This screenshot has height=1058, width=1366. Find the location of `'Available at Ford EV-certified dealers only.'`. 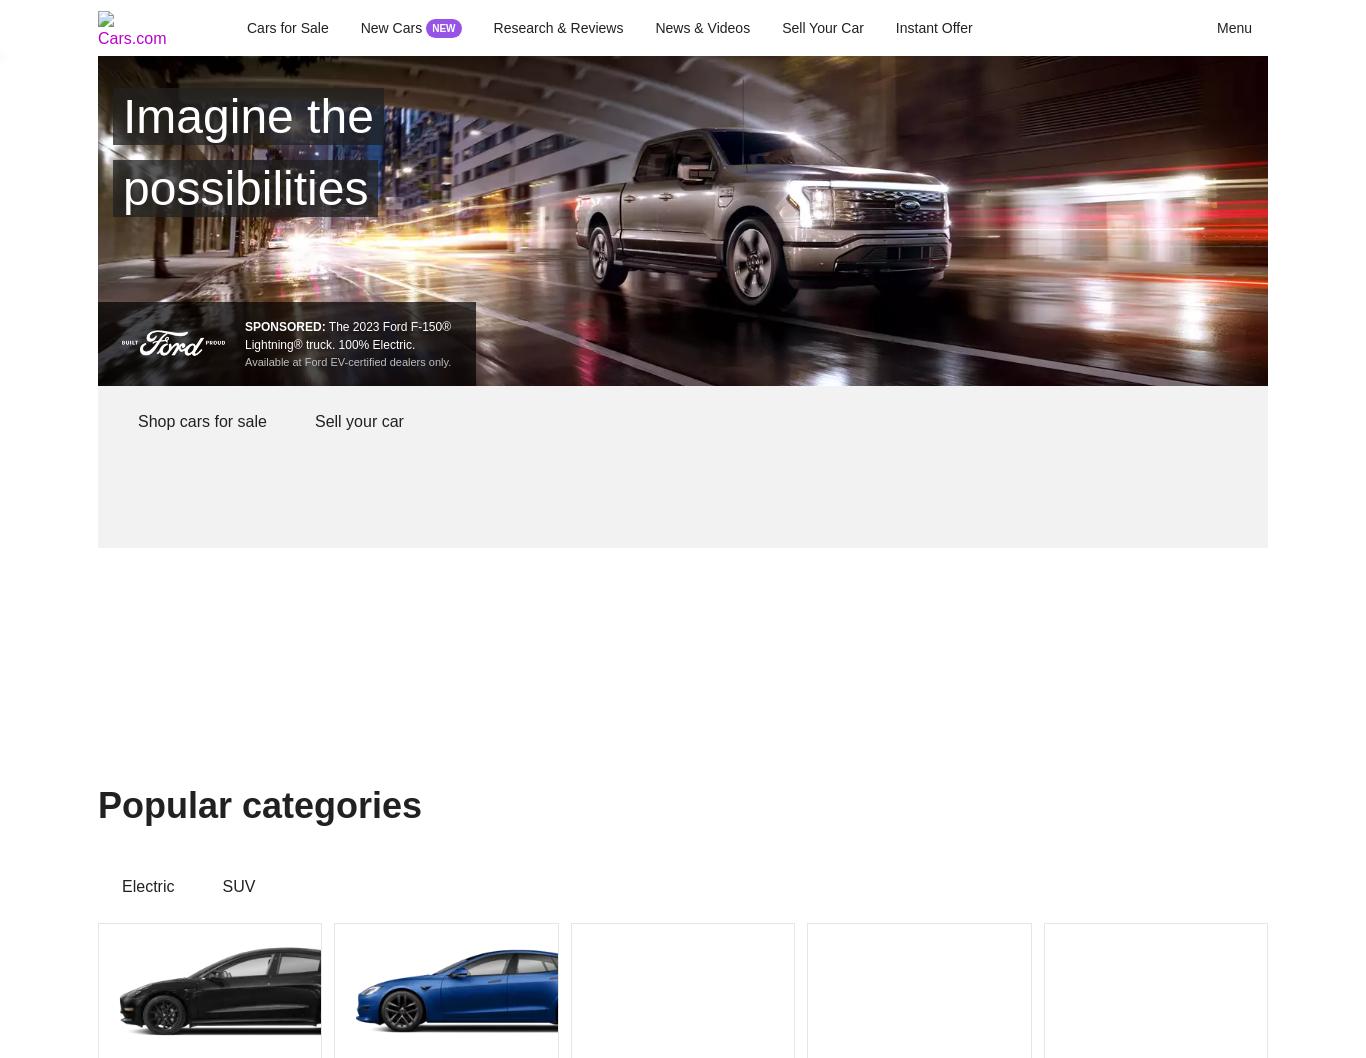

'Available at Ford EV-certified dealers only.' is located at coordinates (347, 360).